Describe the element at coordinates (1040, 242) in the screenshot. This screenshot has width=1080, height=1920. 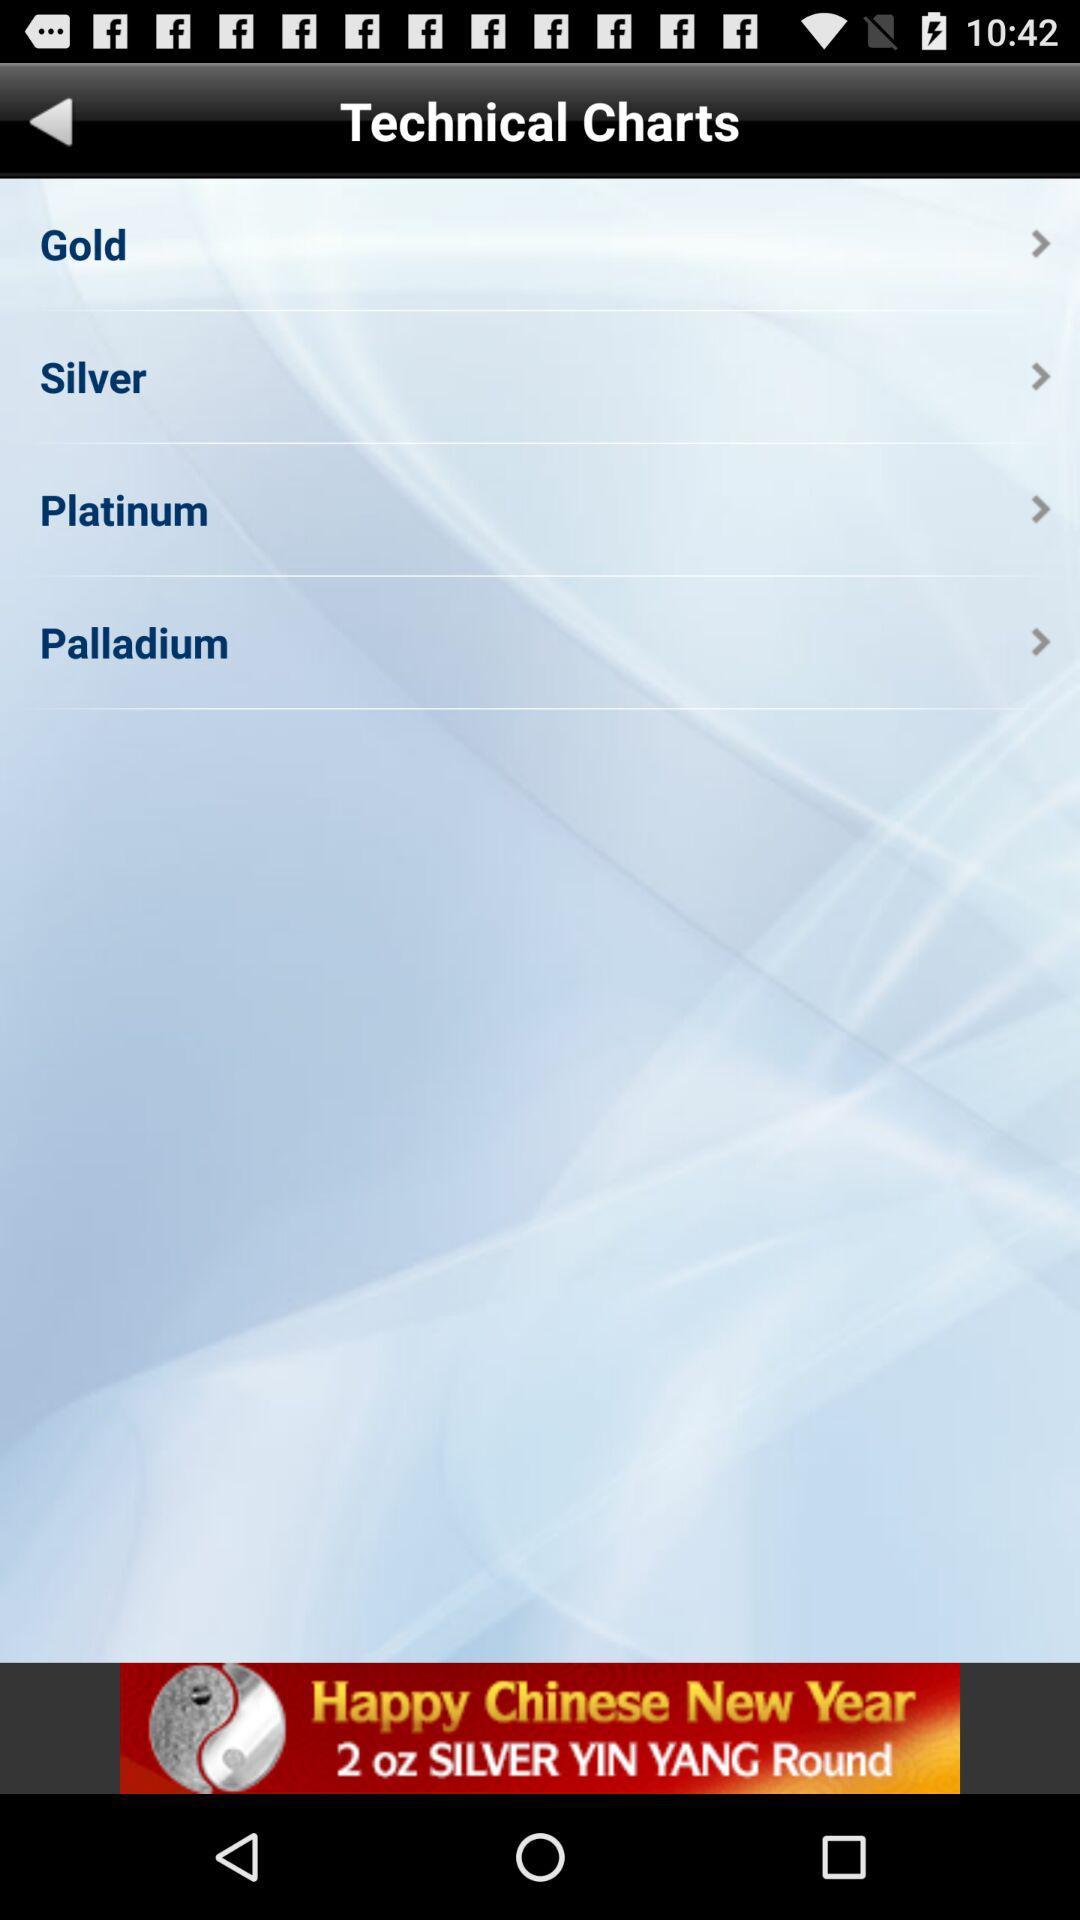
I see `app to the right of gold icon` at that location.